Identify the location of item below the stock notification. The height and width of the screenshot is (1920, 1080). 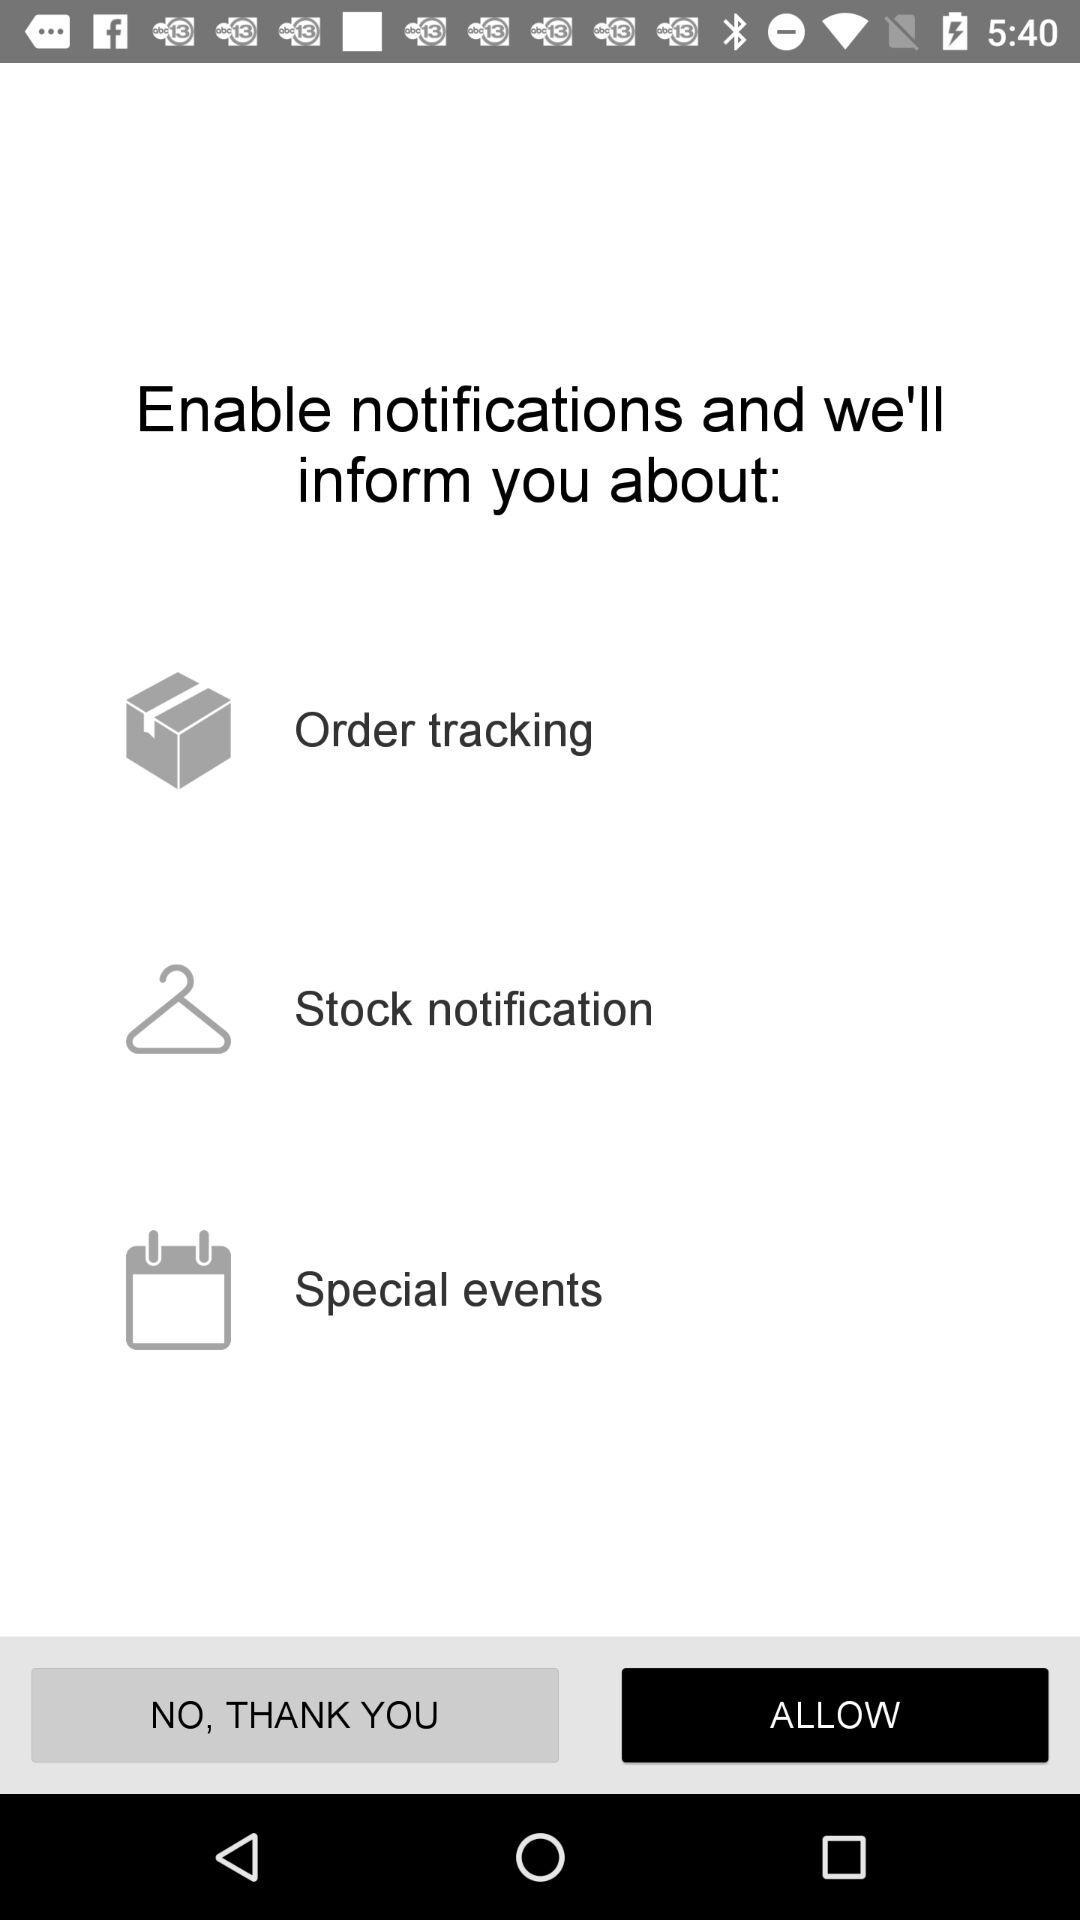
(835, 1714).